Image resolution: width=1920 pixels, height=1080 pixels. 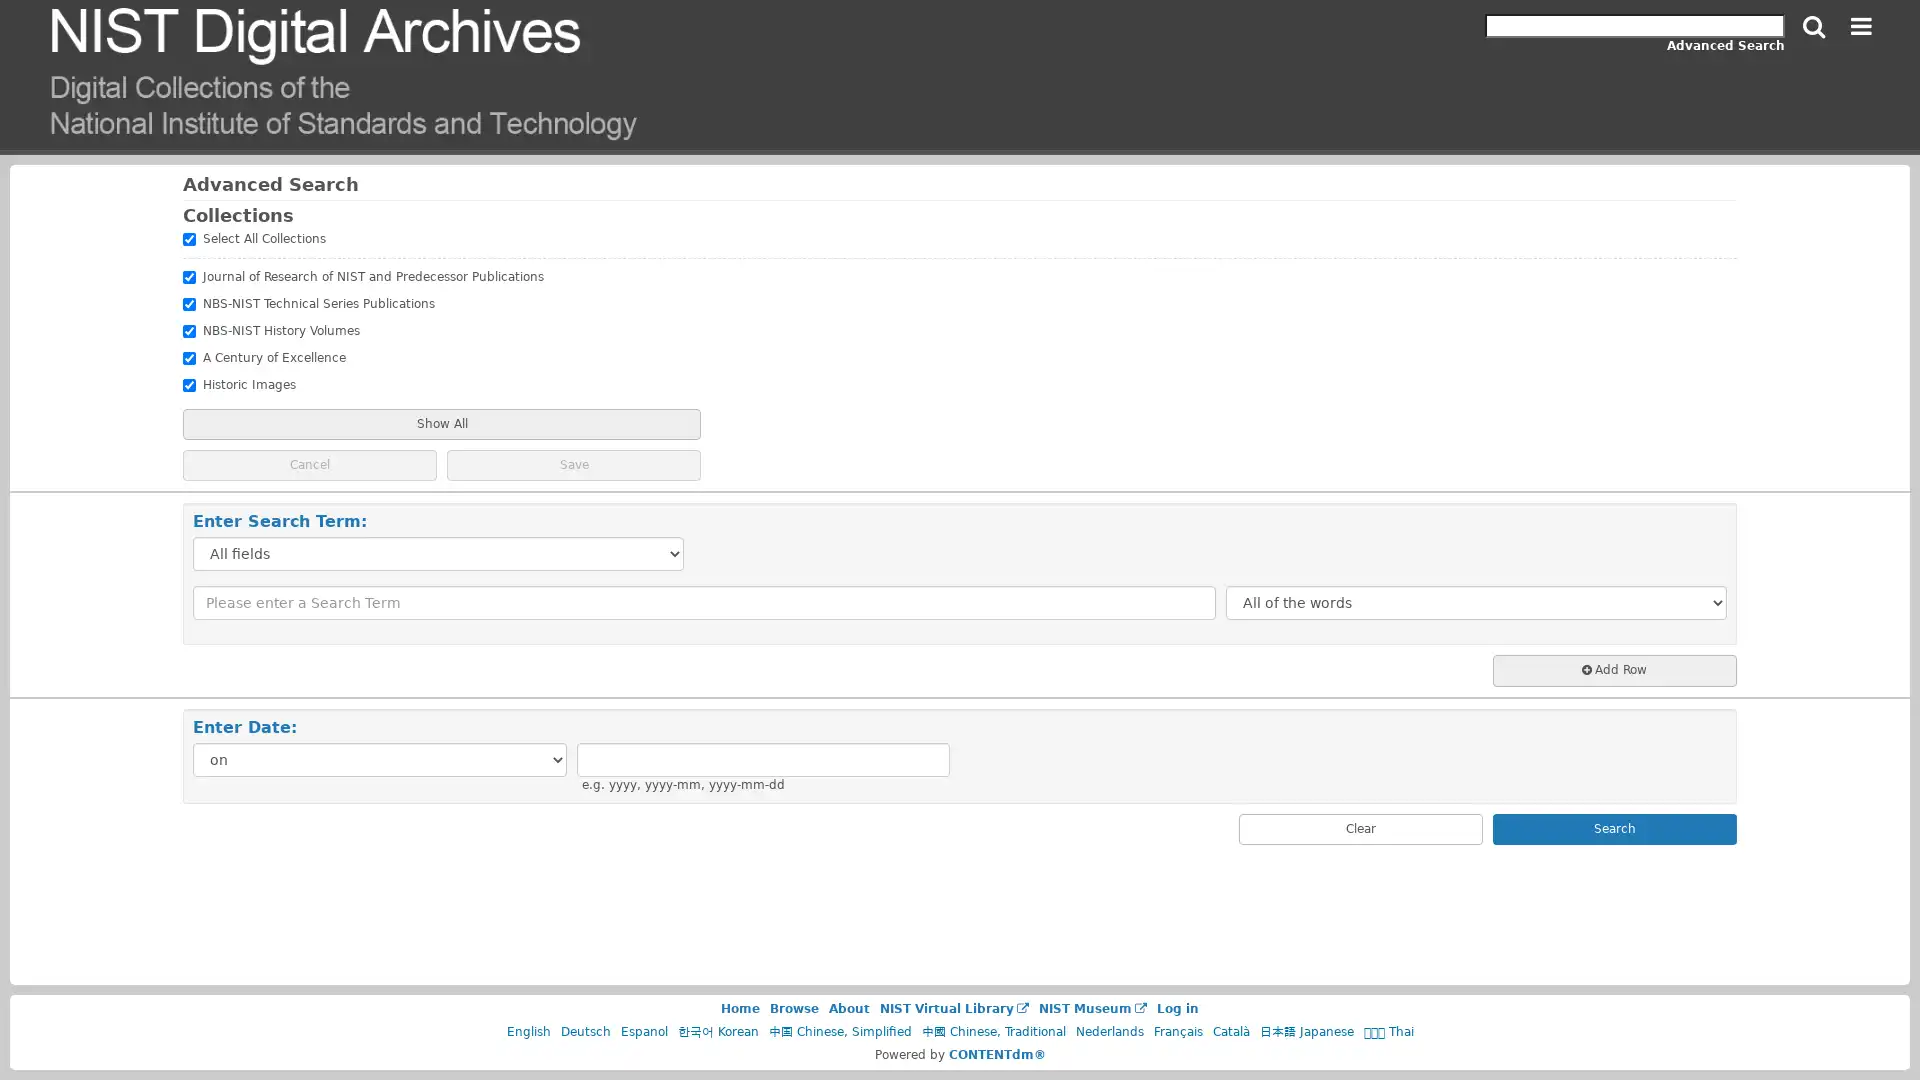 What do you see at coordinates (1359, 829) in the screenshot?
I see `Clear` at bounding box center [1359, 829].